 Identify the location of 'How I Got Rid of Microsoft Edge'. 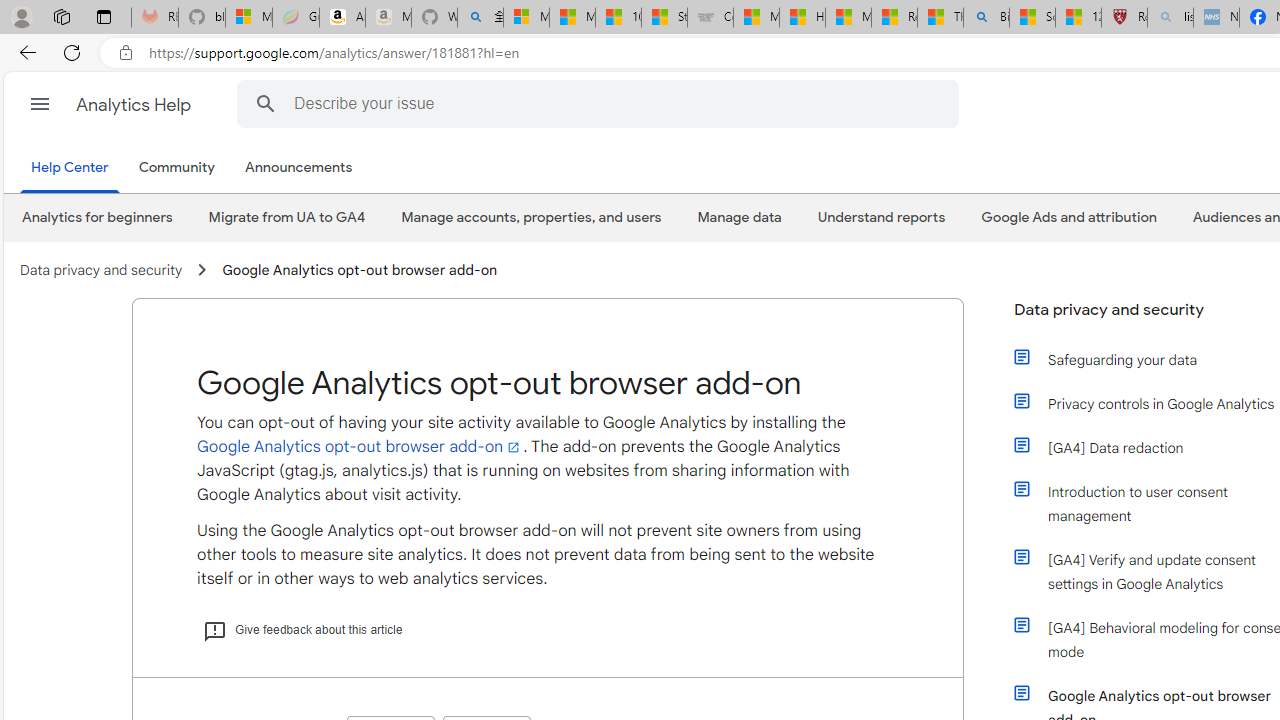
(802, 17).